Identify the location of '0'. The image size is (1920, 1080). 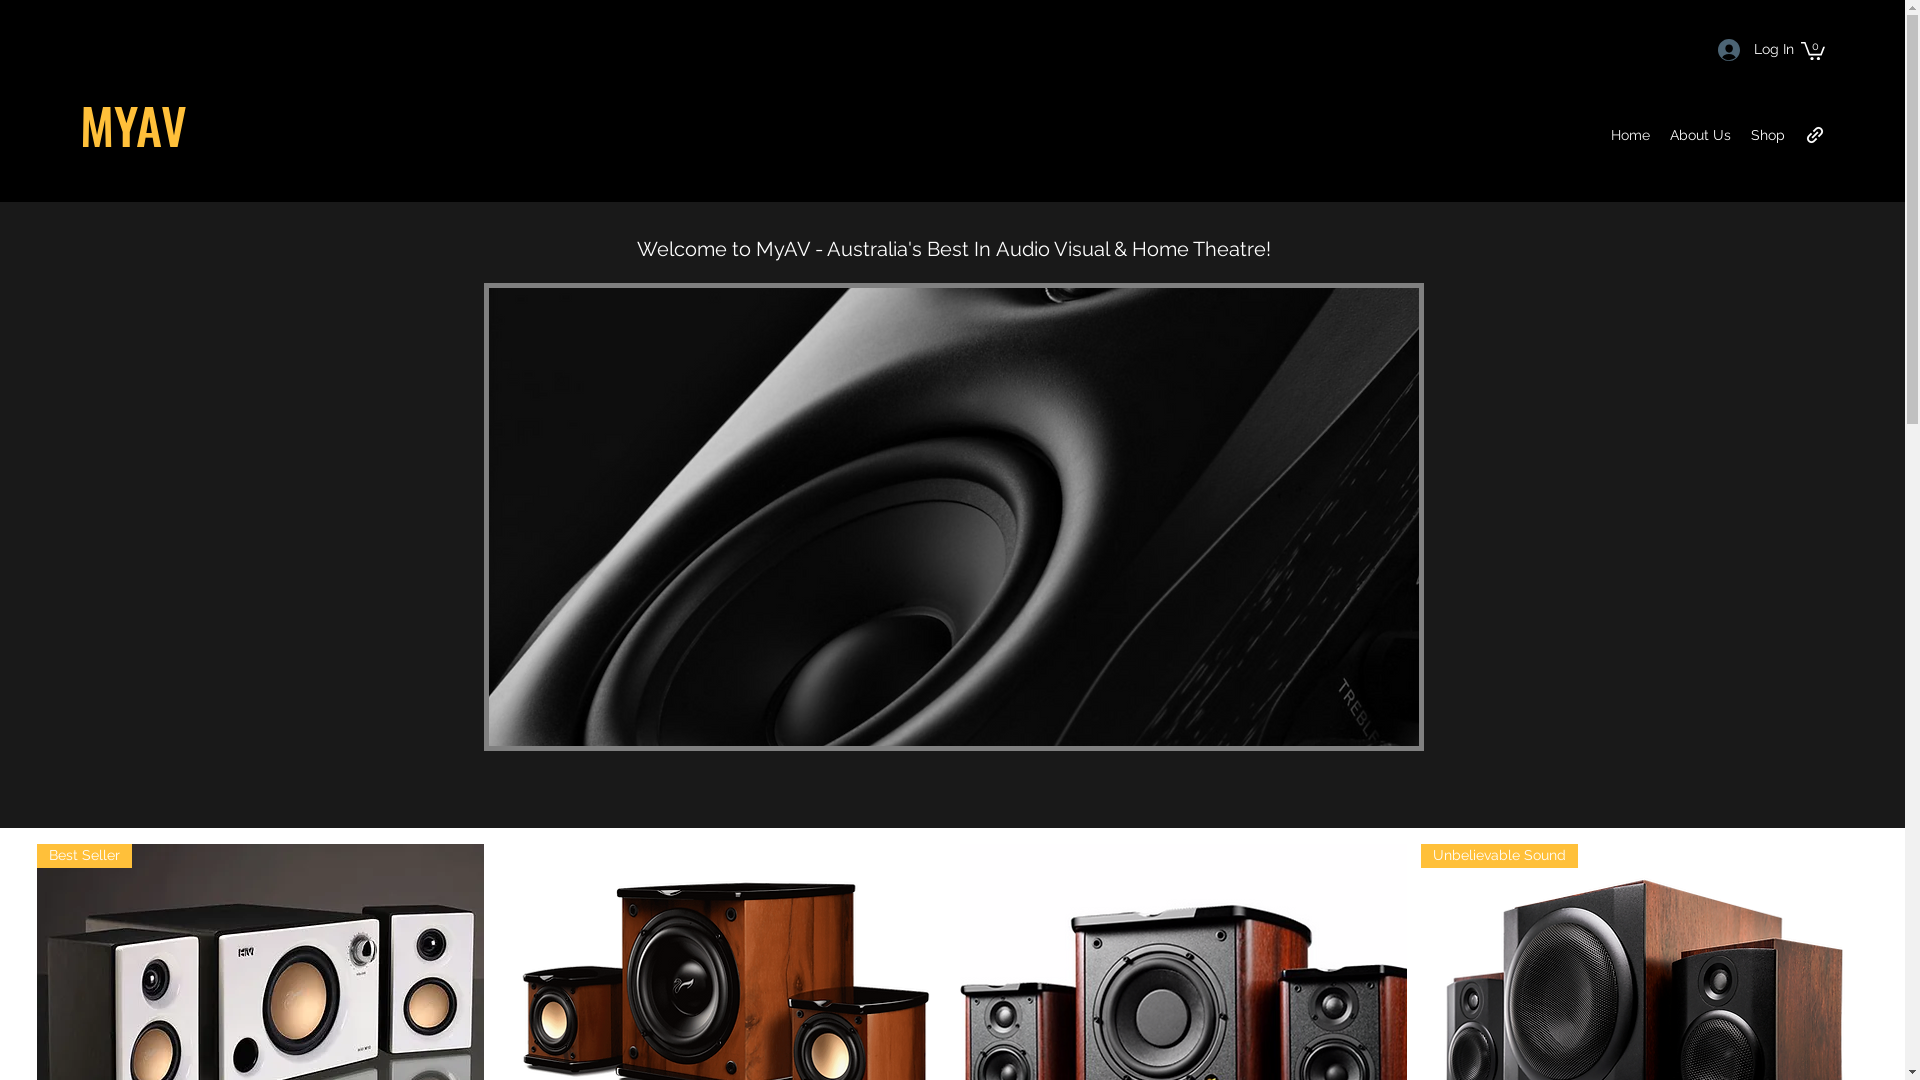
(1813, 49).